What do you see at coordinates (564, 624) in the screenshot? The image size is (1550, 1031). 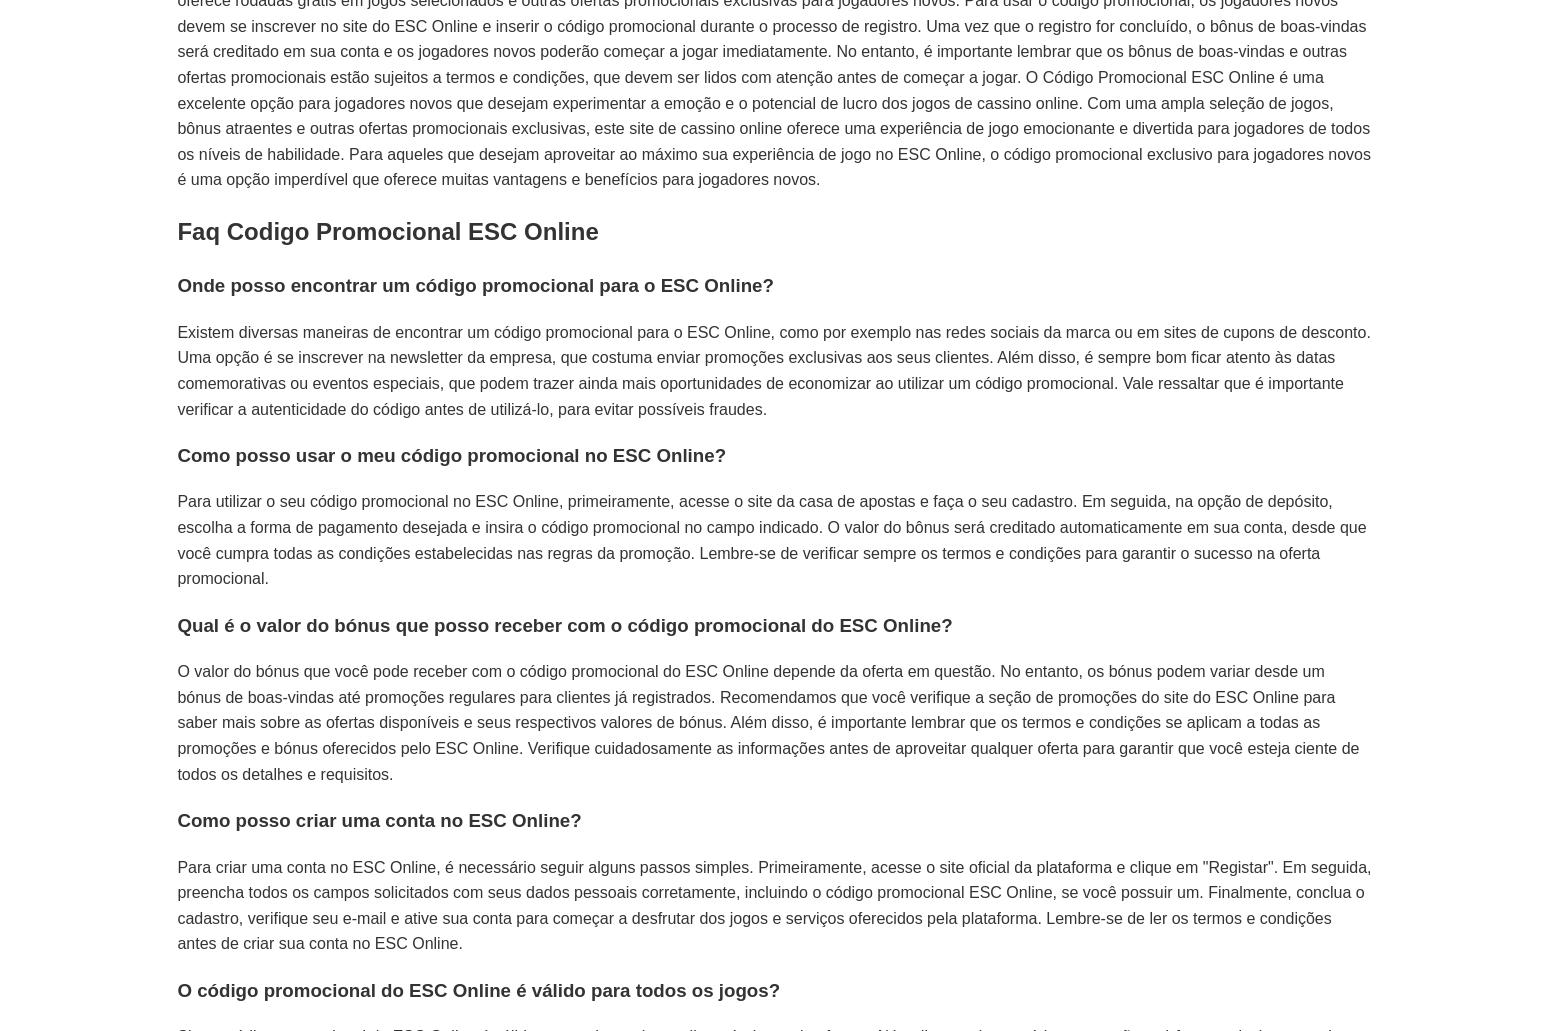 I see `'Qual é o valor do bónus que posso receber com o código promocional do ESC Online?'` at bounding box center [564, 624].